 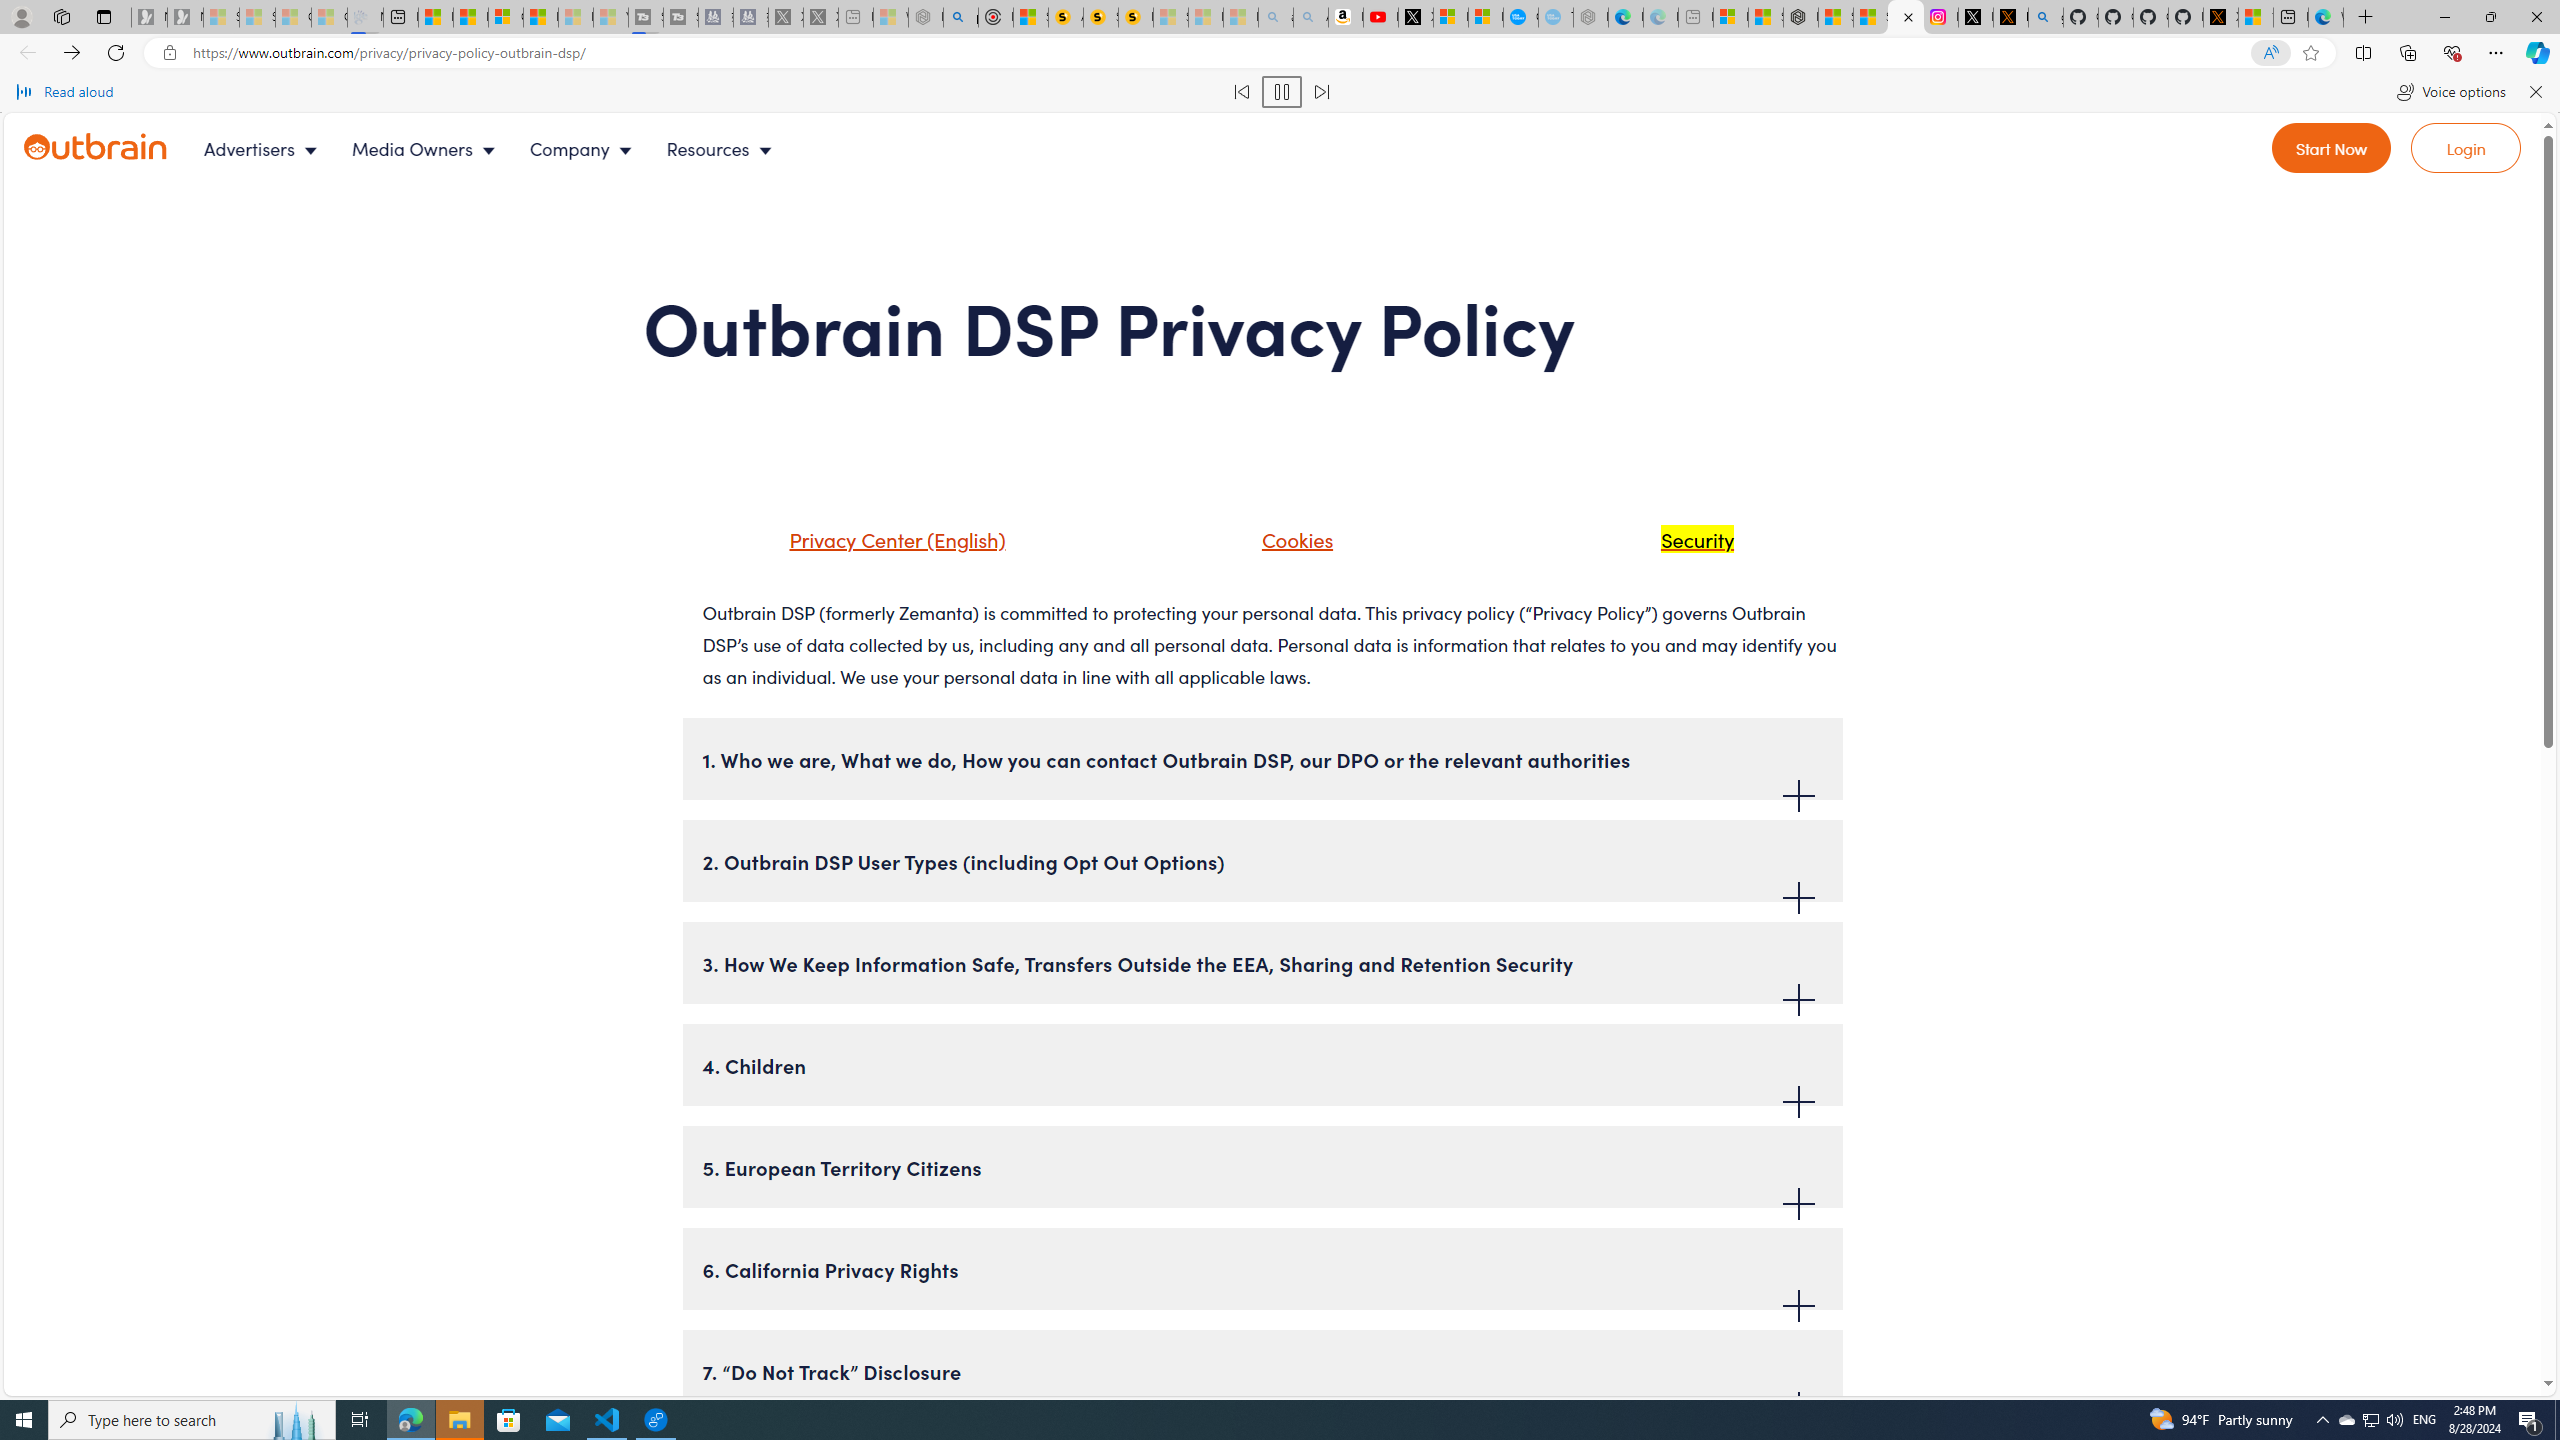 What do you see at coordinates (2331, 146) in the screenshot?
I see `'Go to Register'` at bounding box center [2331, 146].